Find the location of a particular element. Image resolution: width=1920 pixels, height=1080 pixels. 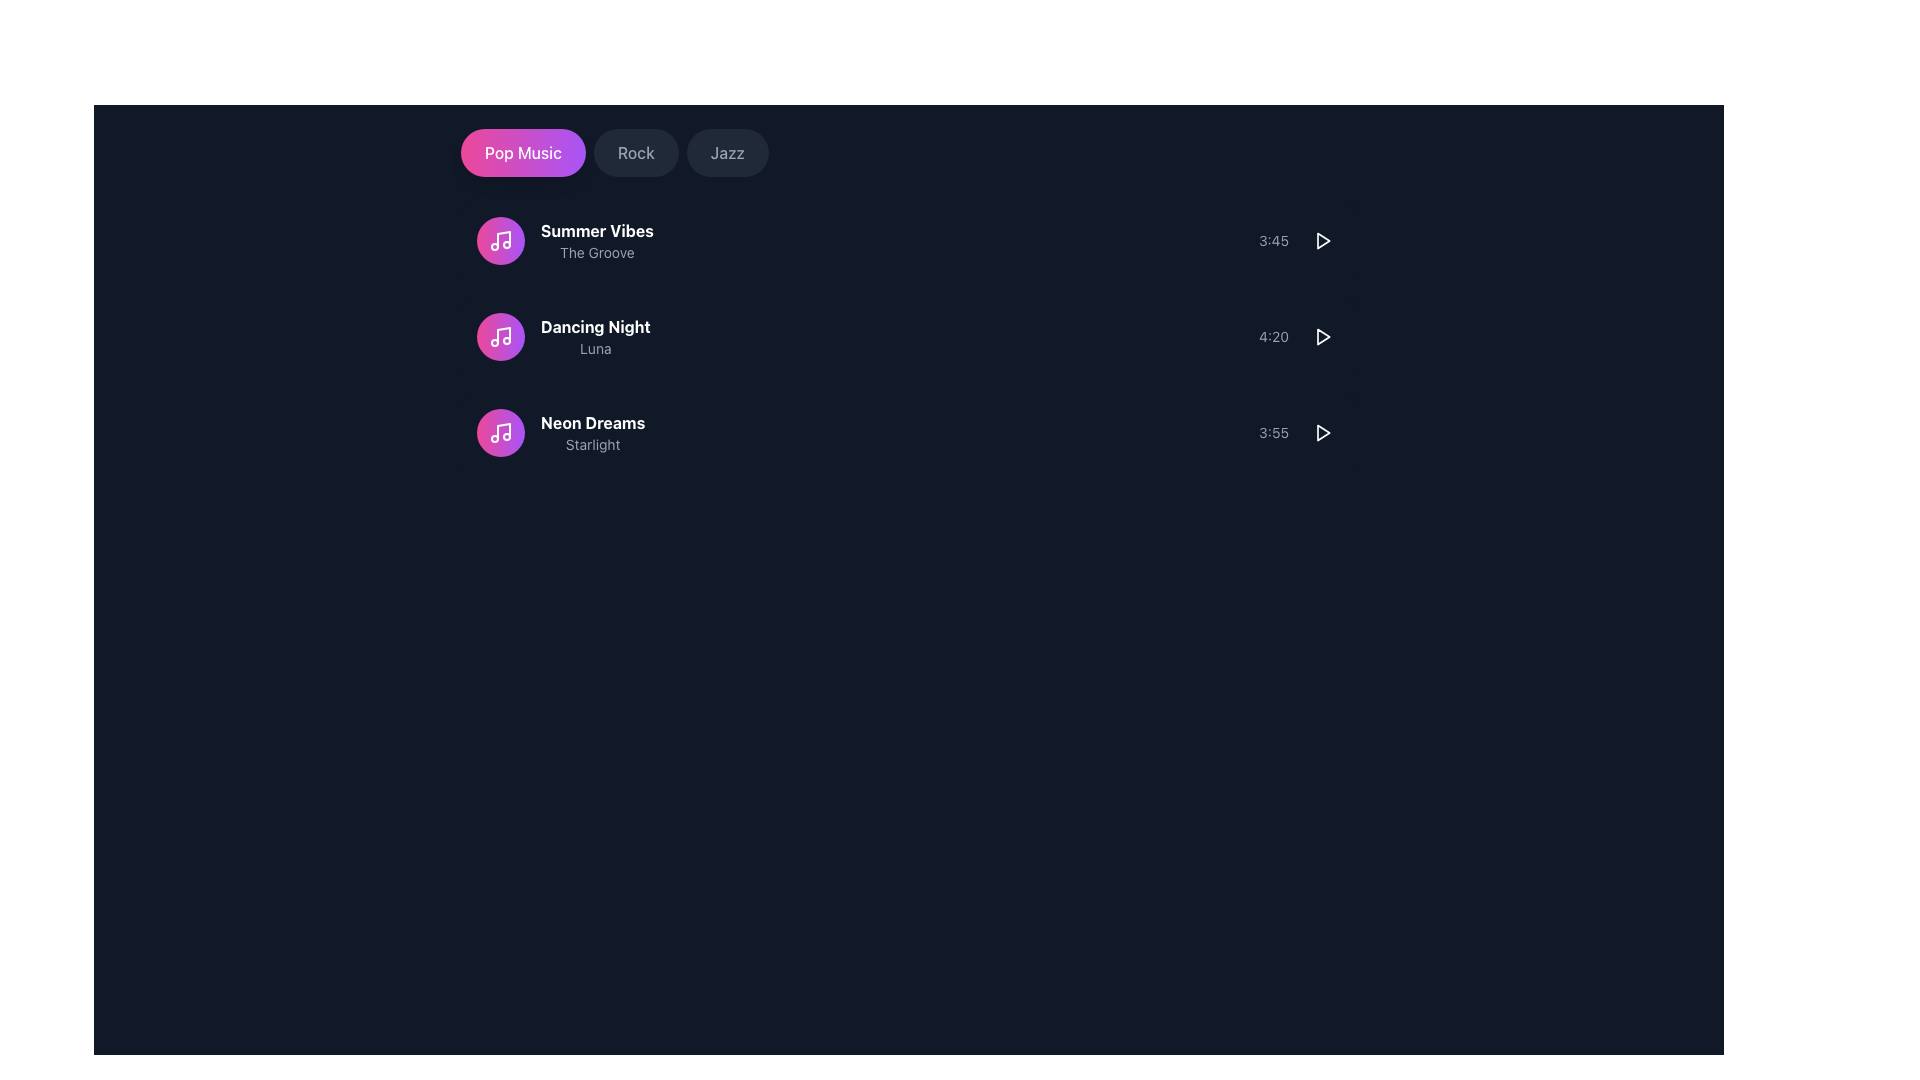

the circular music track icon representing 'Dancing Night' by Luna, located in the second row of items is located at coordinates (500, 335).